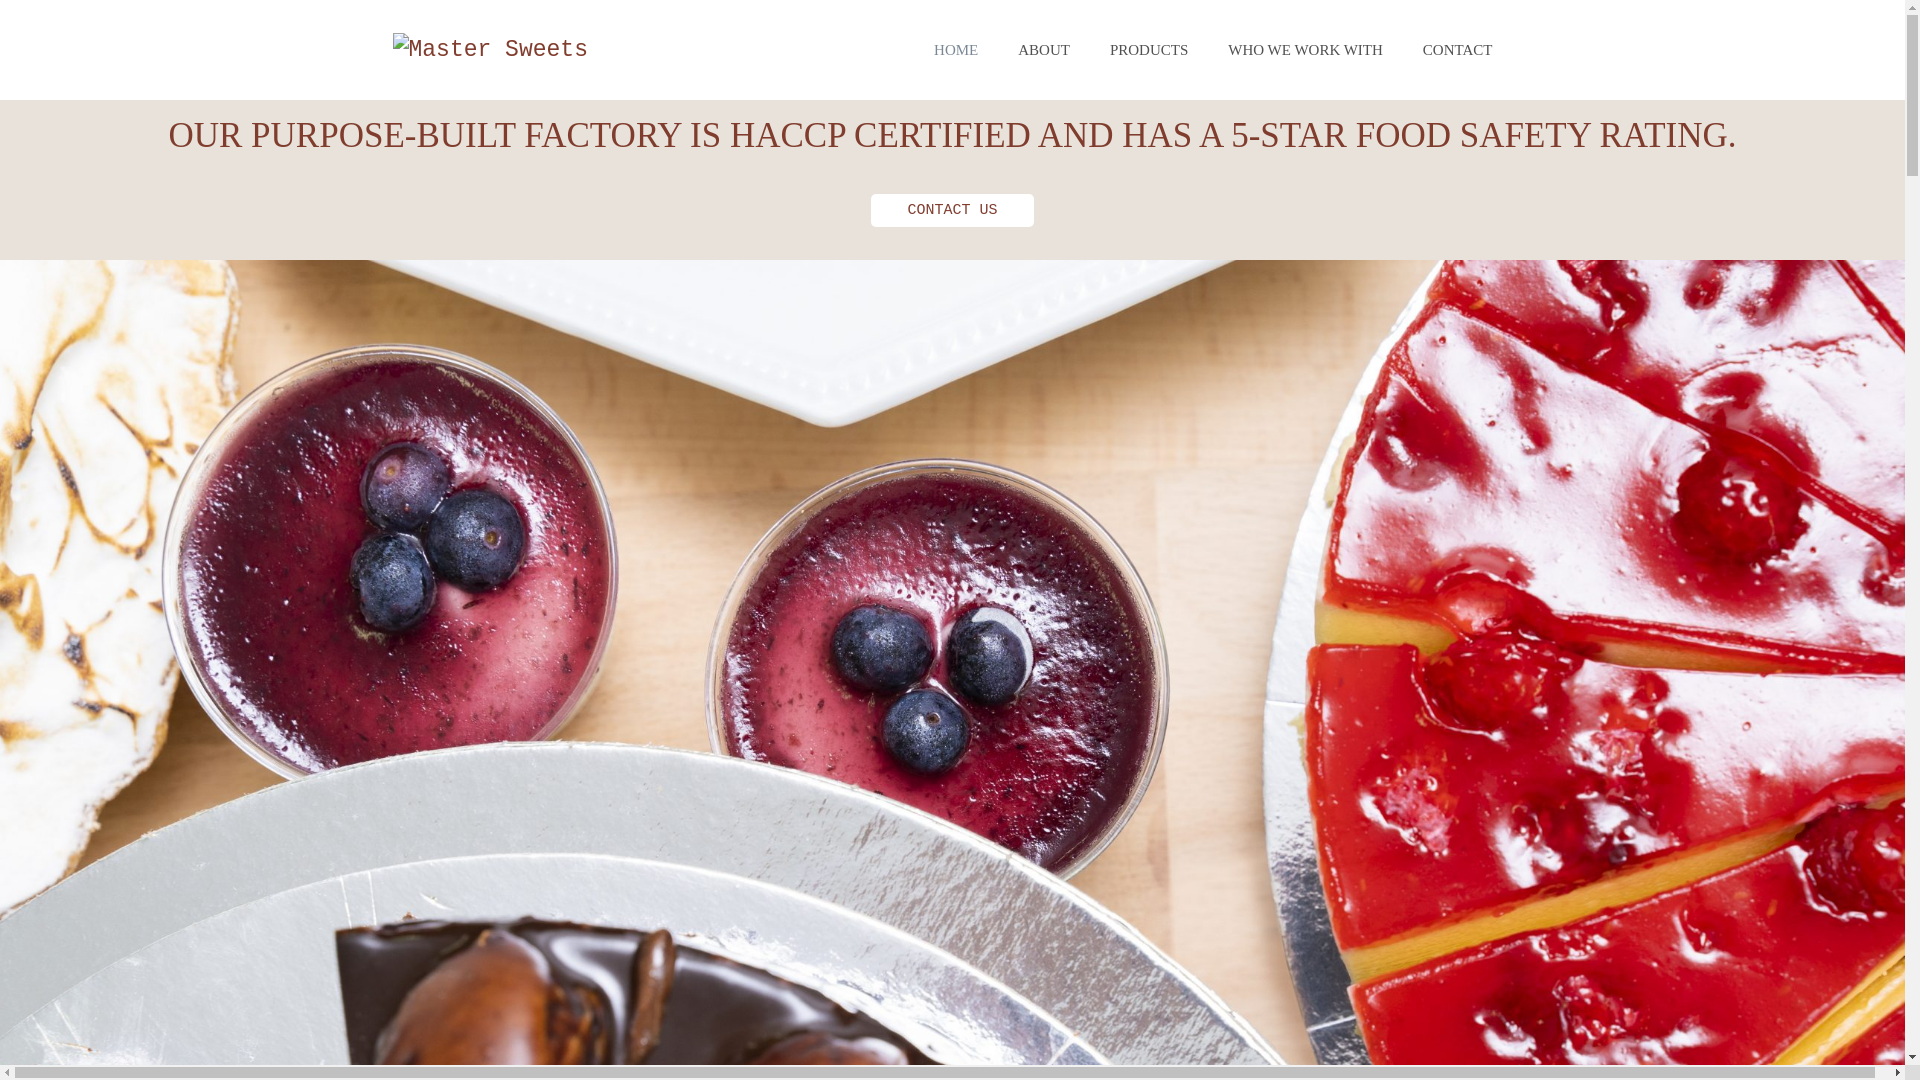 The image size is (1920, 1080). What do you see at coordinates (1148, 49) in the screenshot?
I see `'PRODUCTS'` at bounding box center [1148, 49].